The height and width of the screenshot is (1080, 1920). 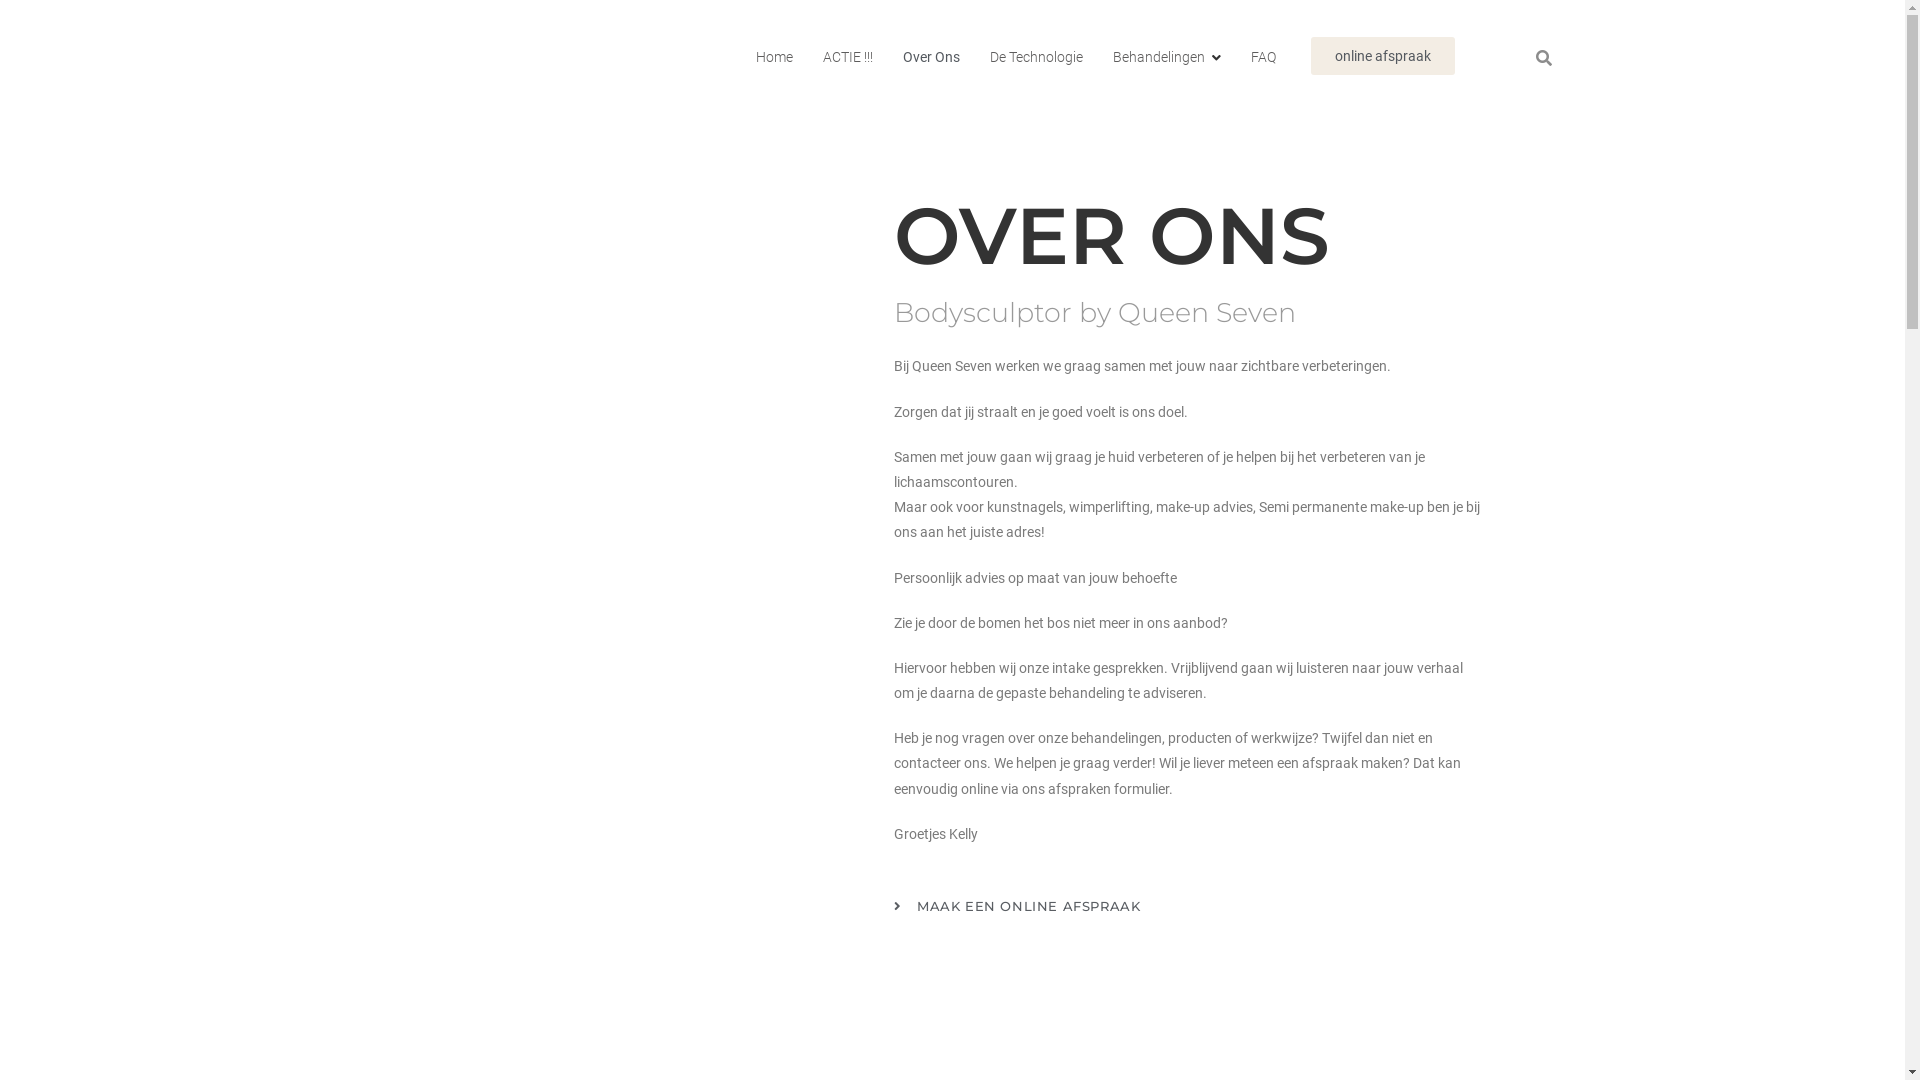 I want to click on 'online afspraak', so click(x=1381, y=55).